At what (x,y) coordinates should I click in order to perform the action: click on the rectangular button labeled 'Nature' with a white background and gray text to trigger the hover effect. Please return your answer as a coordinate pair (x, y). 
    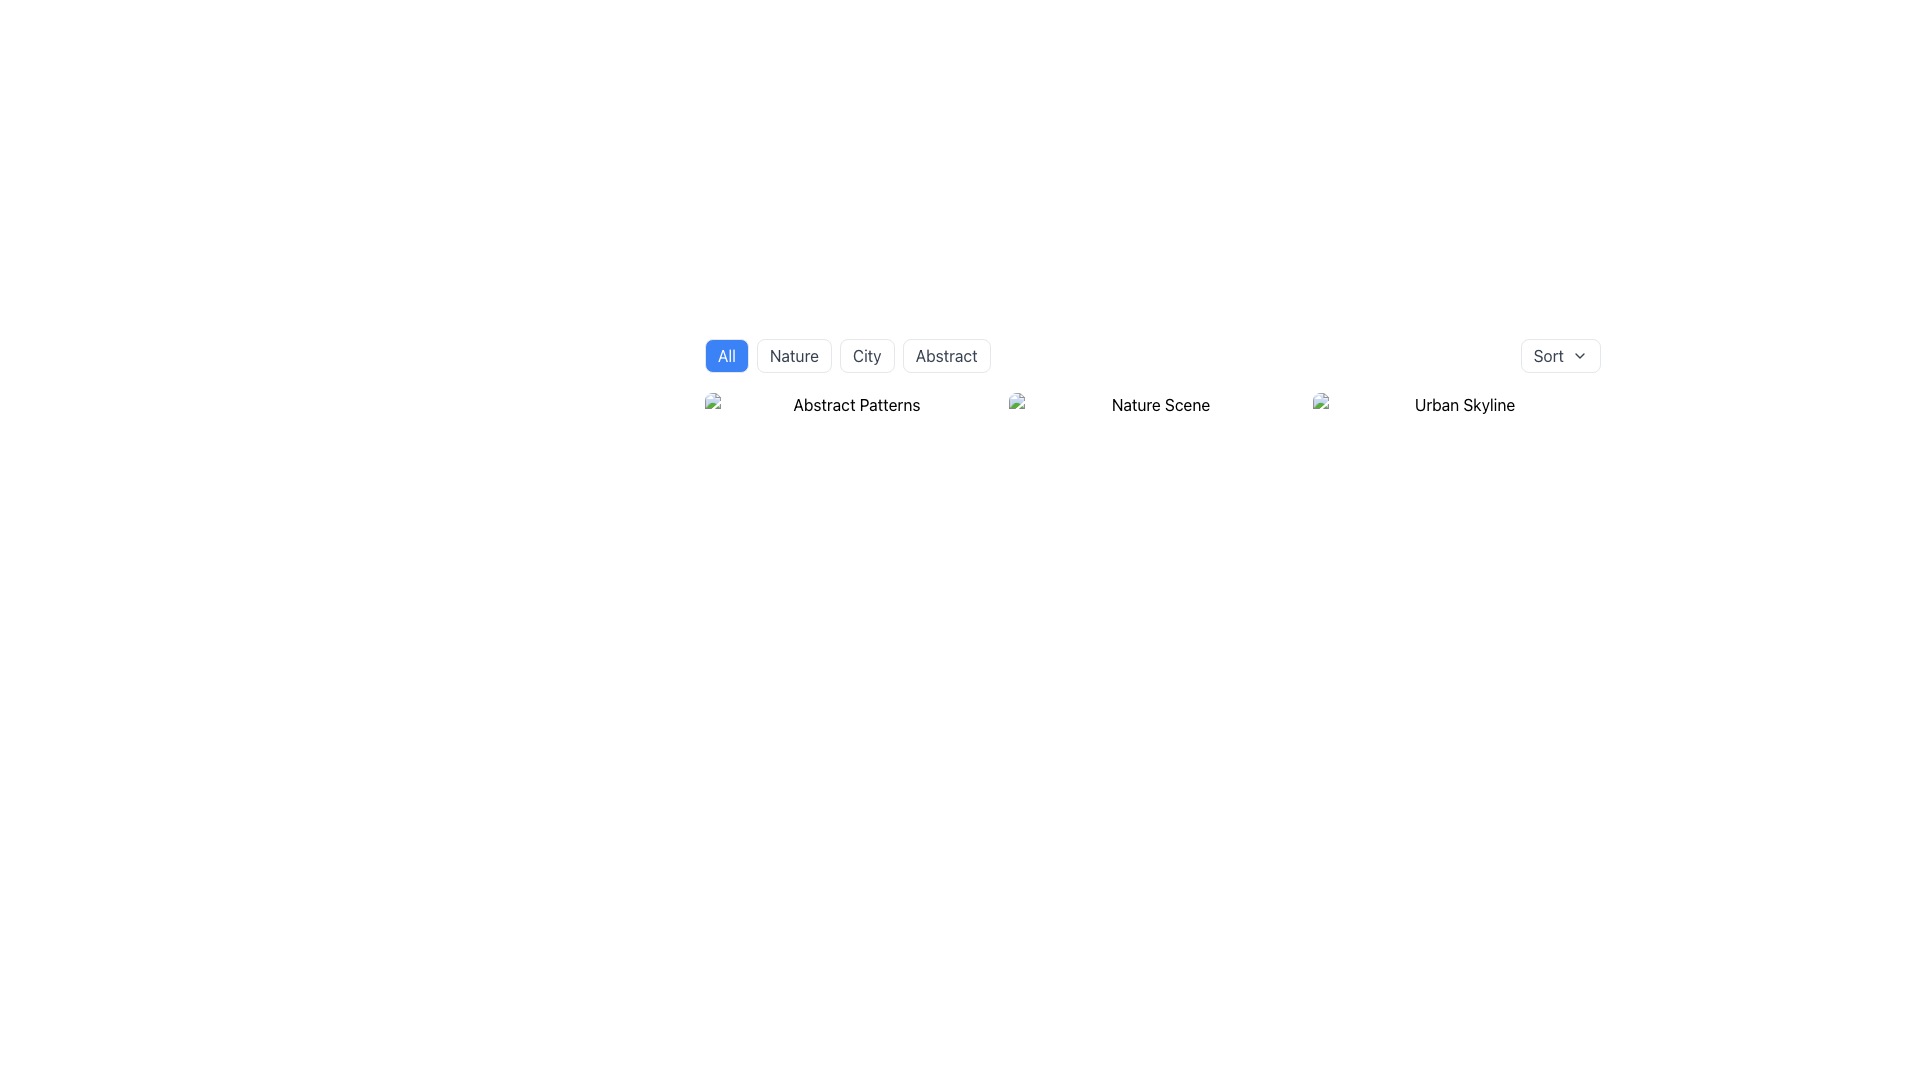
    Looking at the image, I should click on (793, 354).